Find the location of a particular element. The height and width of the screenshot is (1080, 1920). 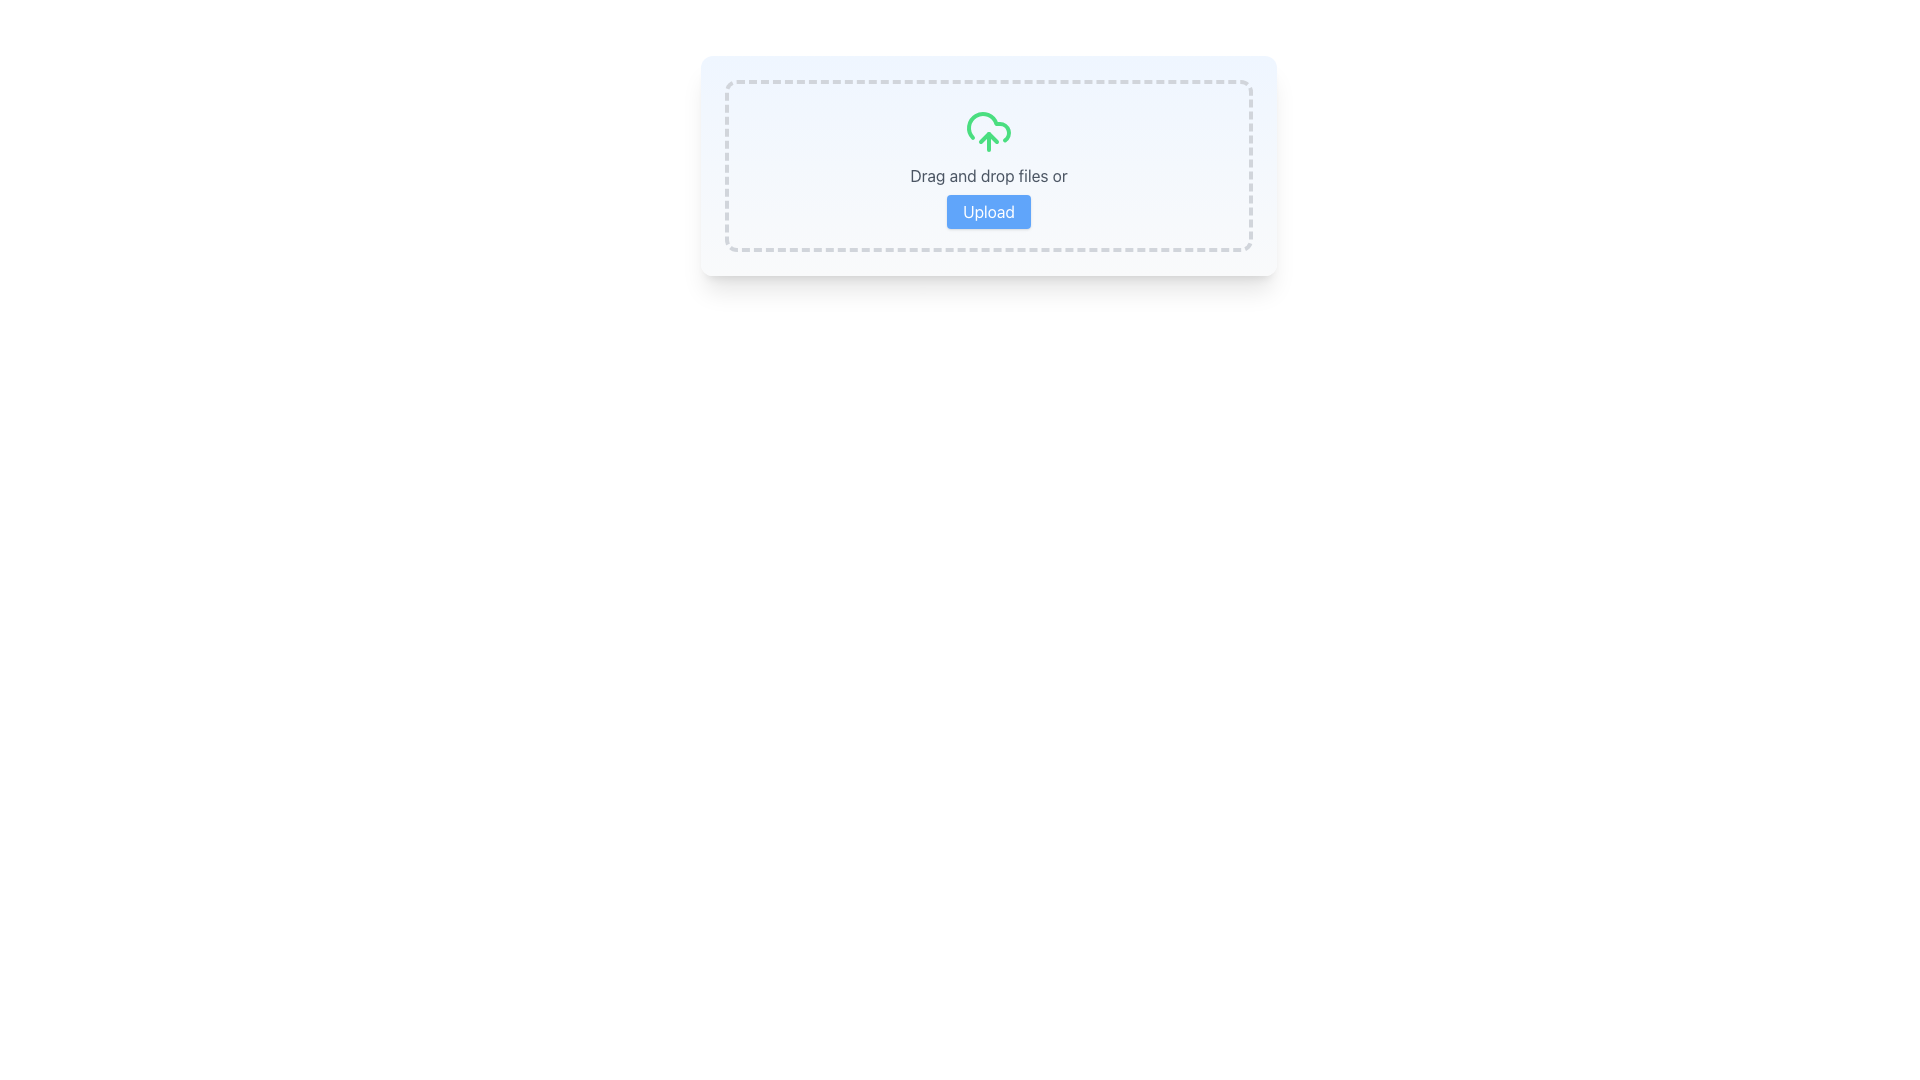

the green cloud icon with an upward-pointing arrow, which represents the file upload functionality is located at coordinates (988, 131).